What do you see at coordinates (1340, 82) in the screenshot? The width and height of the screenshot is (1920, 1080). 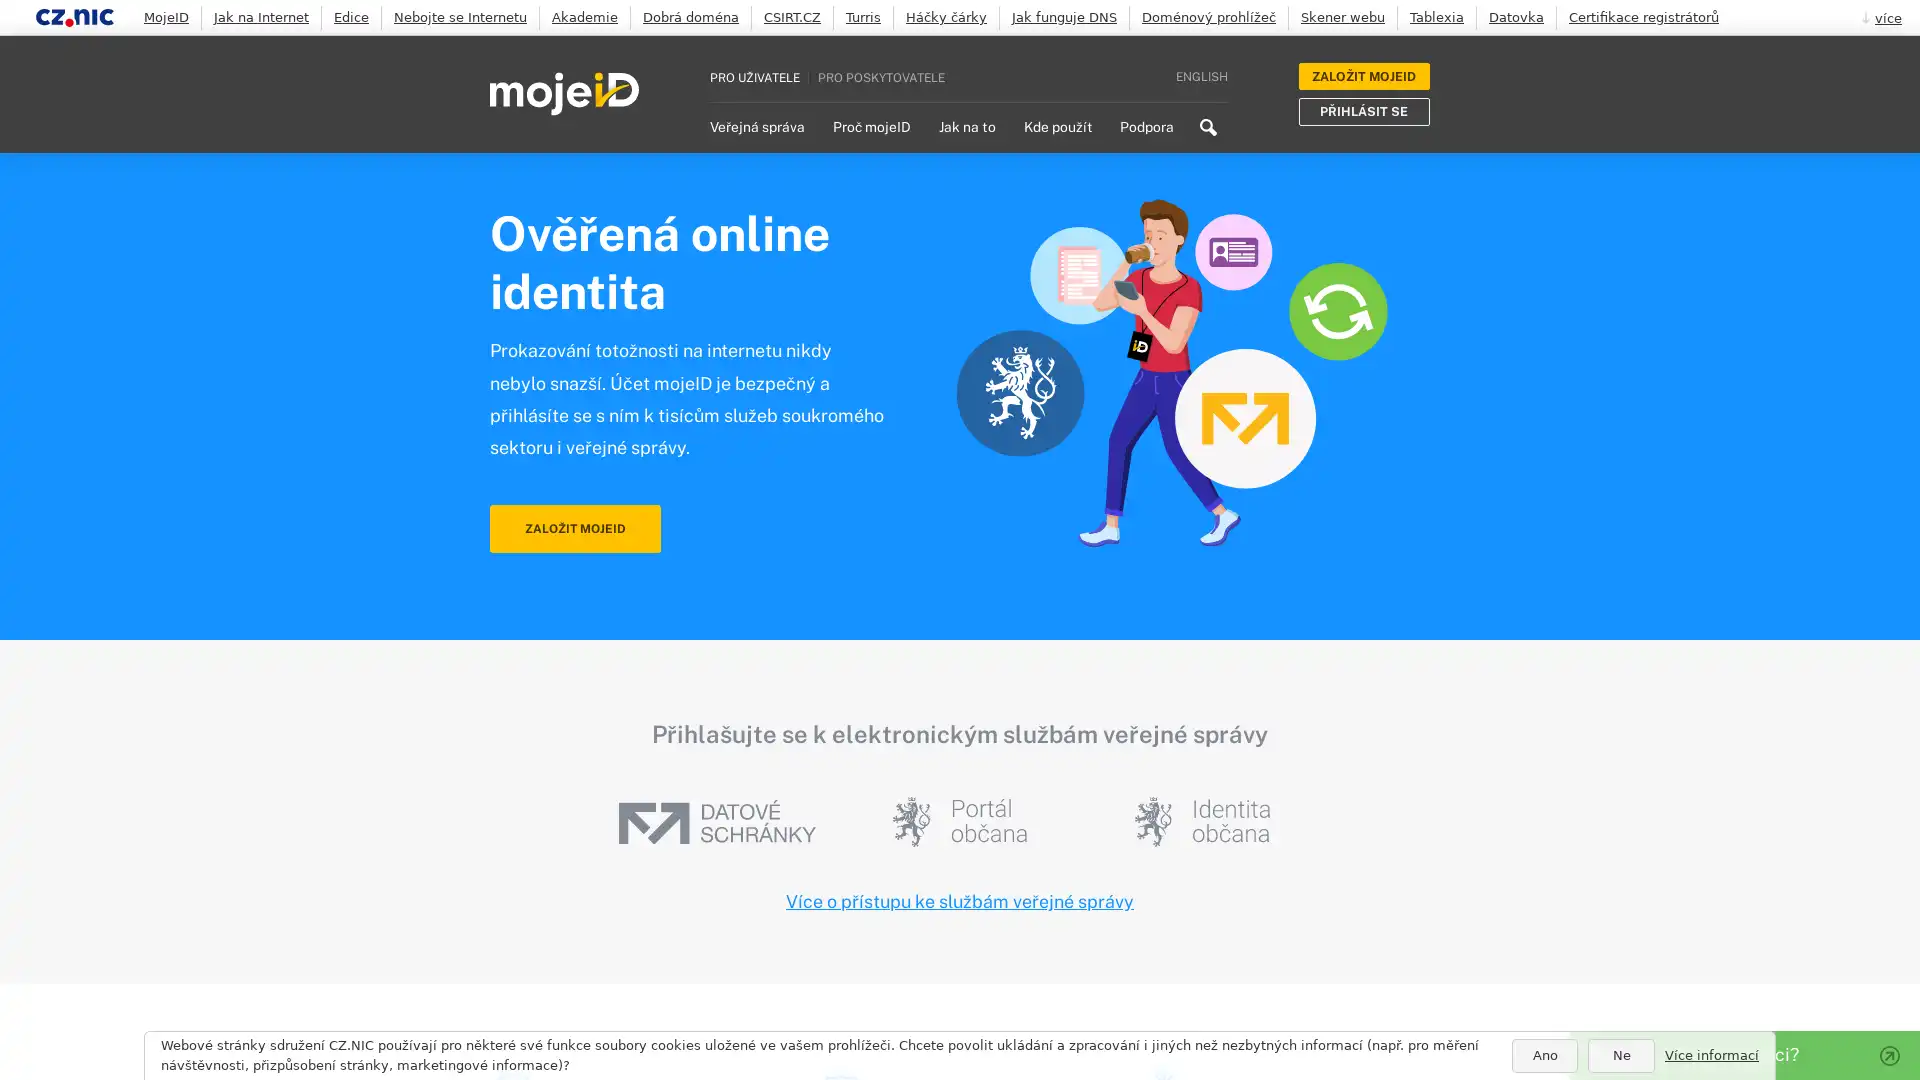 I see `Search icon` at bounding box center [1340, 82].